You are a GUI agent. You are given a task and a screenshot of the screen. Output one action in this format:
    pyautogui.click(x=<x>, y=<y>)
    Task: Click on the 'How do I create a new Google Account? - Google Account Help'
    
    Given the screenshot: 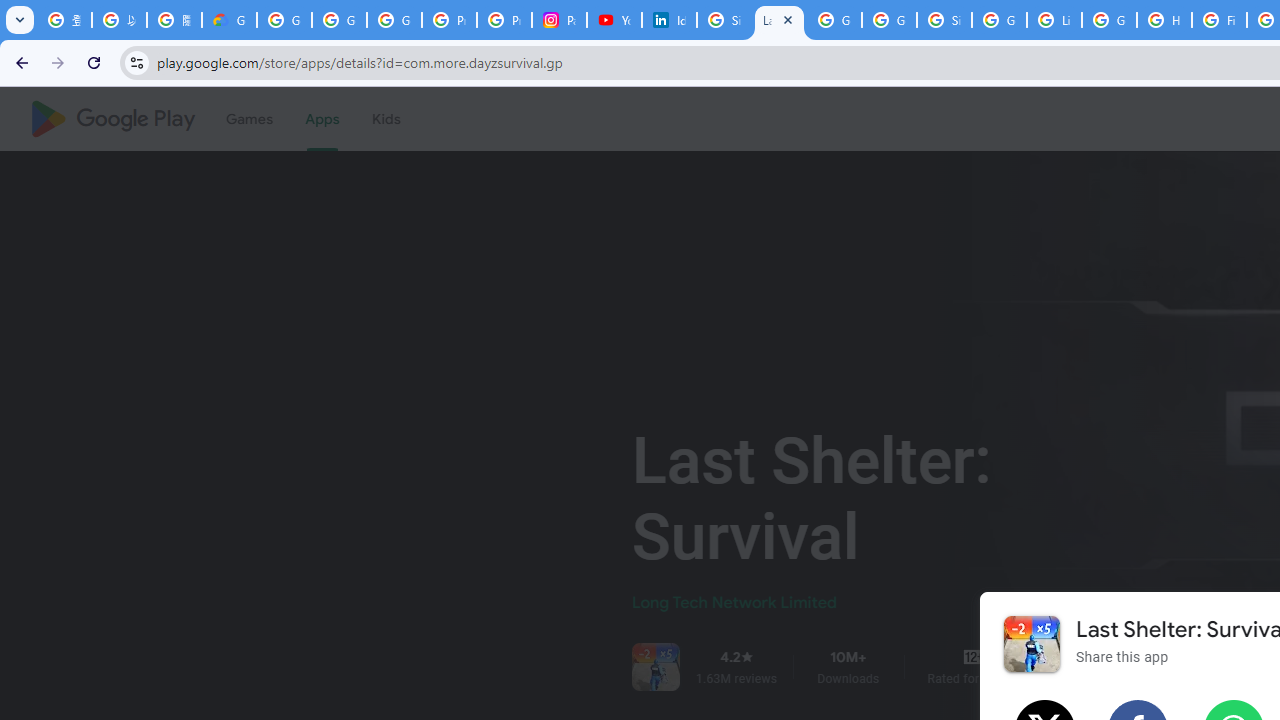 What is the action you would take?
    pyautogui.click(x=1164, y=20)
    